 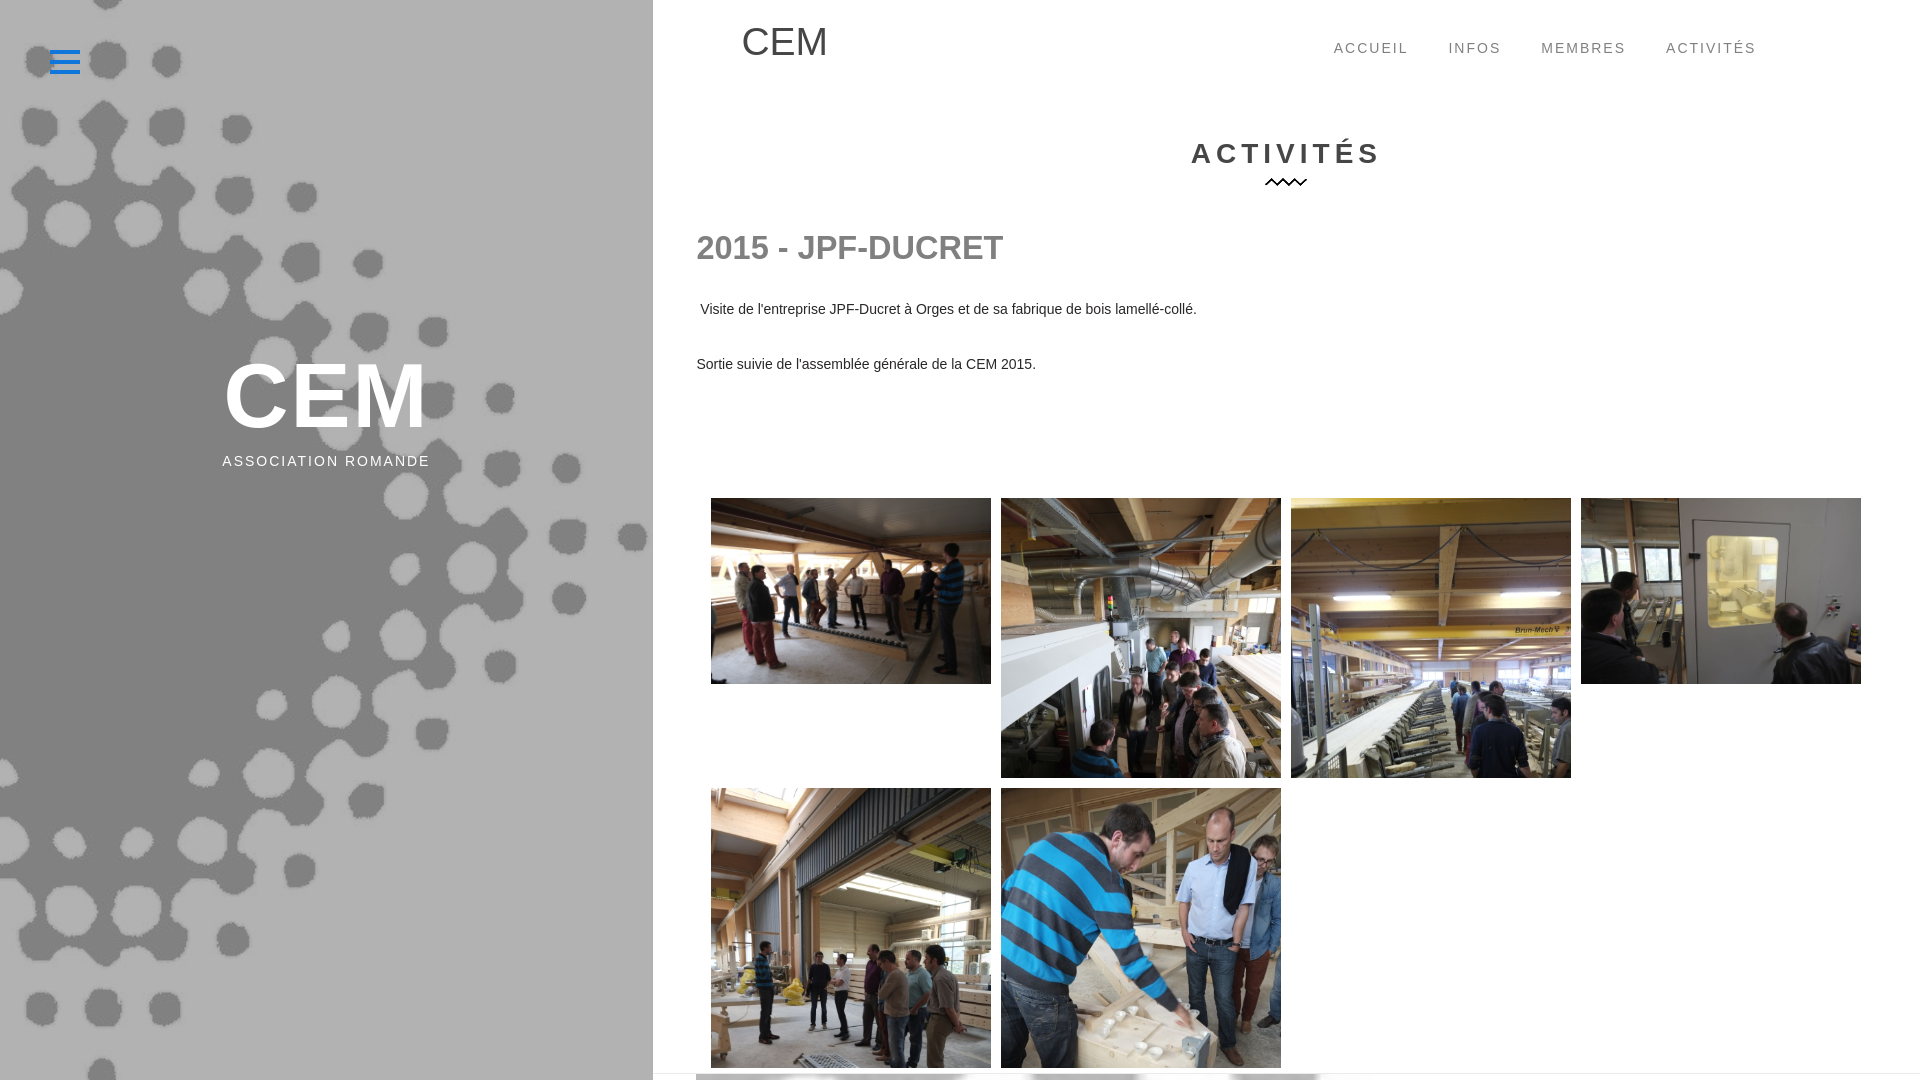 I want to click on 'INFOS', so click(x=1474, y=49).